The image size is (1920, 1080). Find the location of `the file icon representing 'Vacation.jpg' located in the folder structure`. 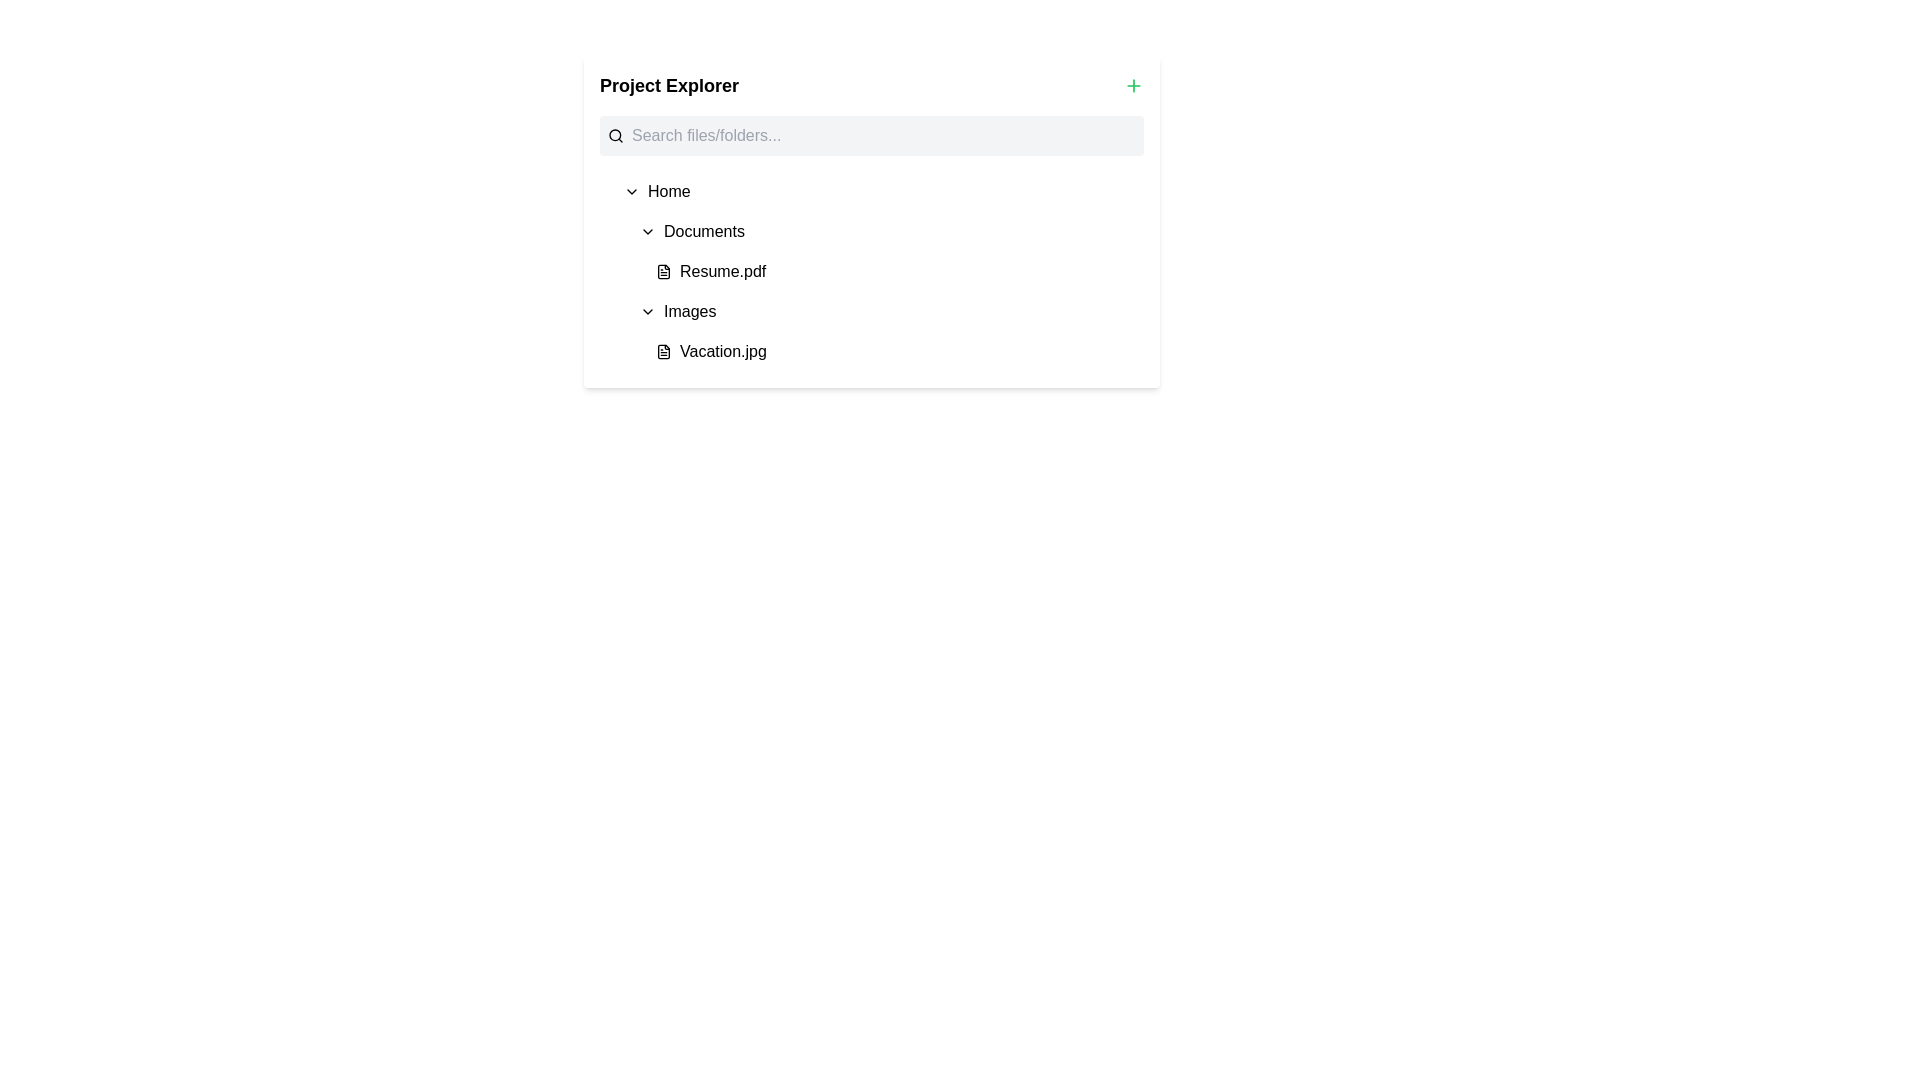

the file icon representing 'Vacation.jpg' located in the folder structure is located at coordinates (663, 350).